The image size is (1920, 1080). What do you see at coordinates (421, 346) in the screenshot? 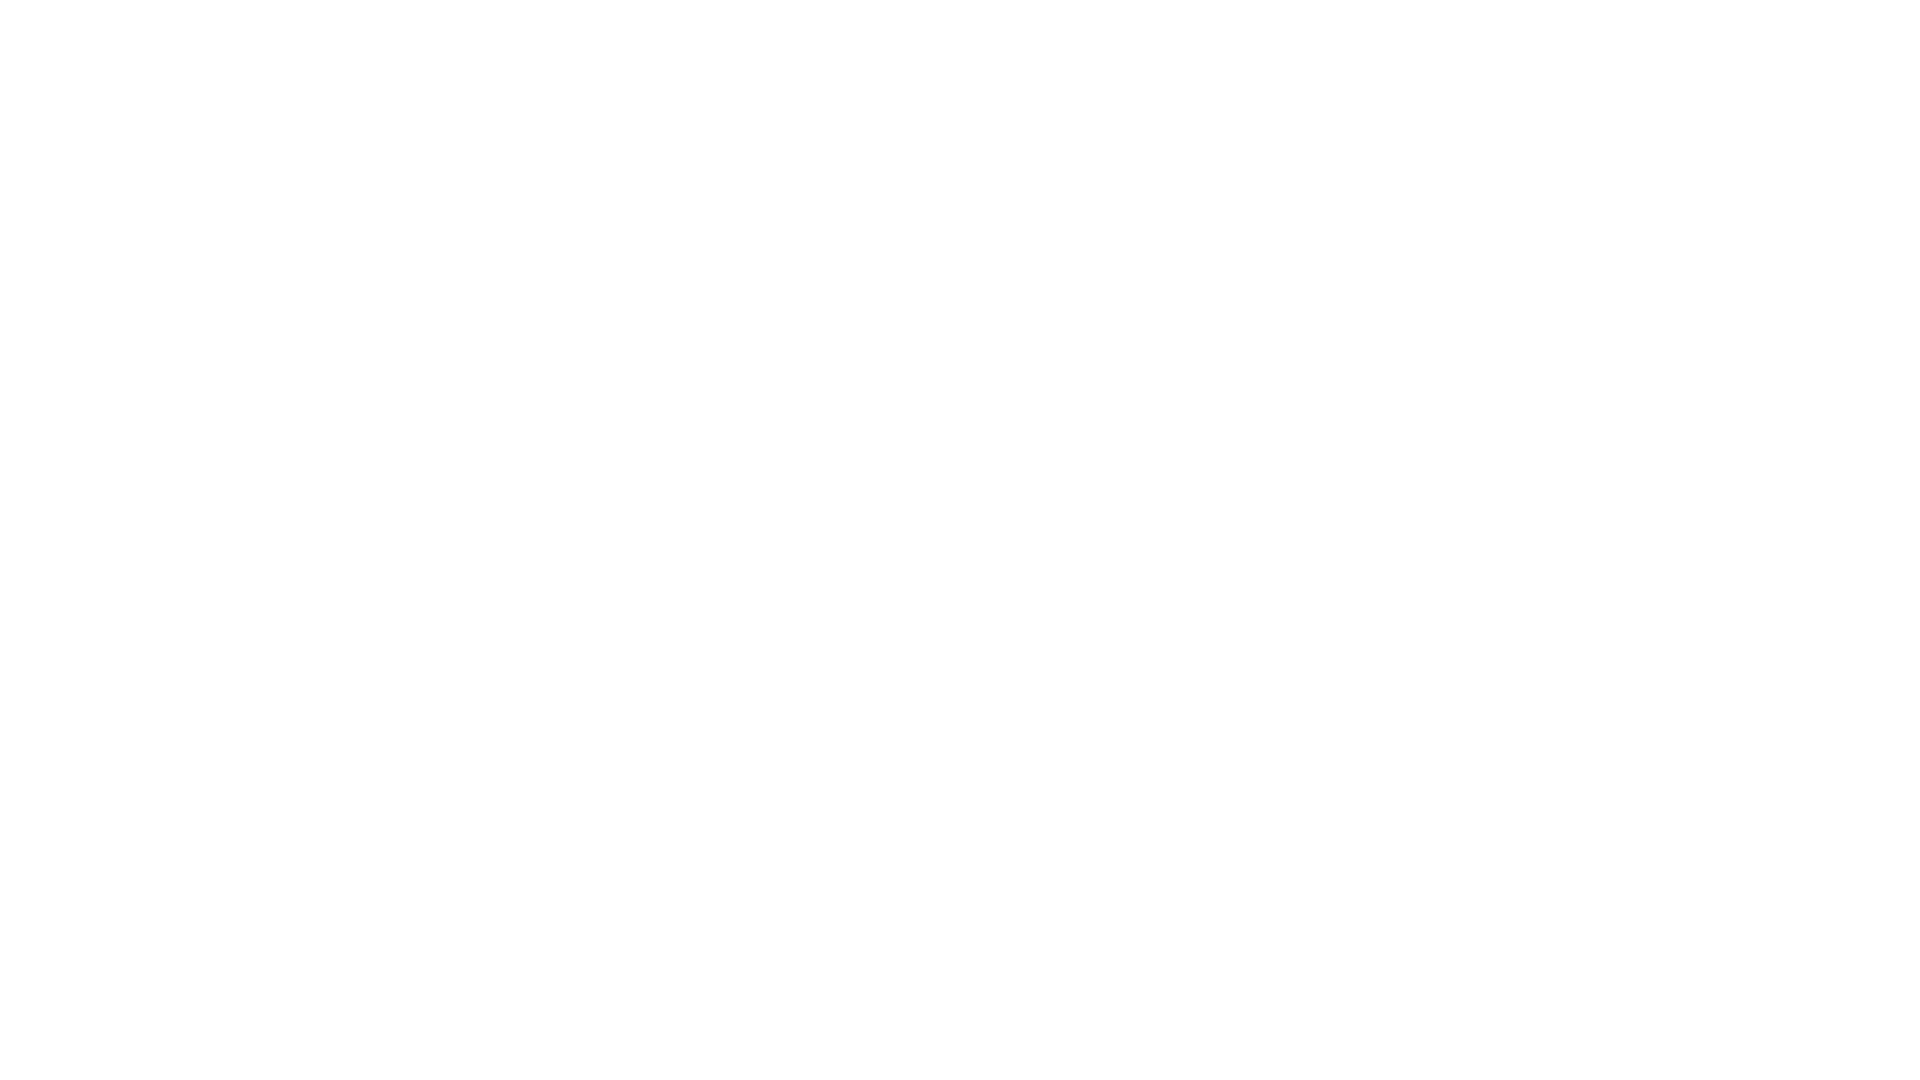
I see `Previous` at bounding box center [421, 346].